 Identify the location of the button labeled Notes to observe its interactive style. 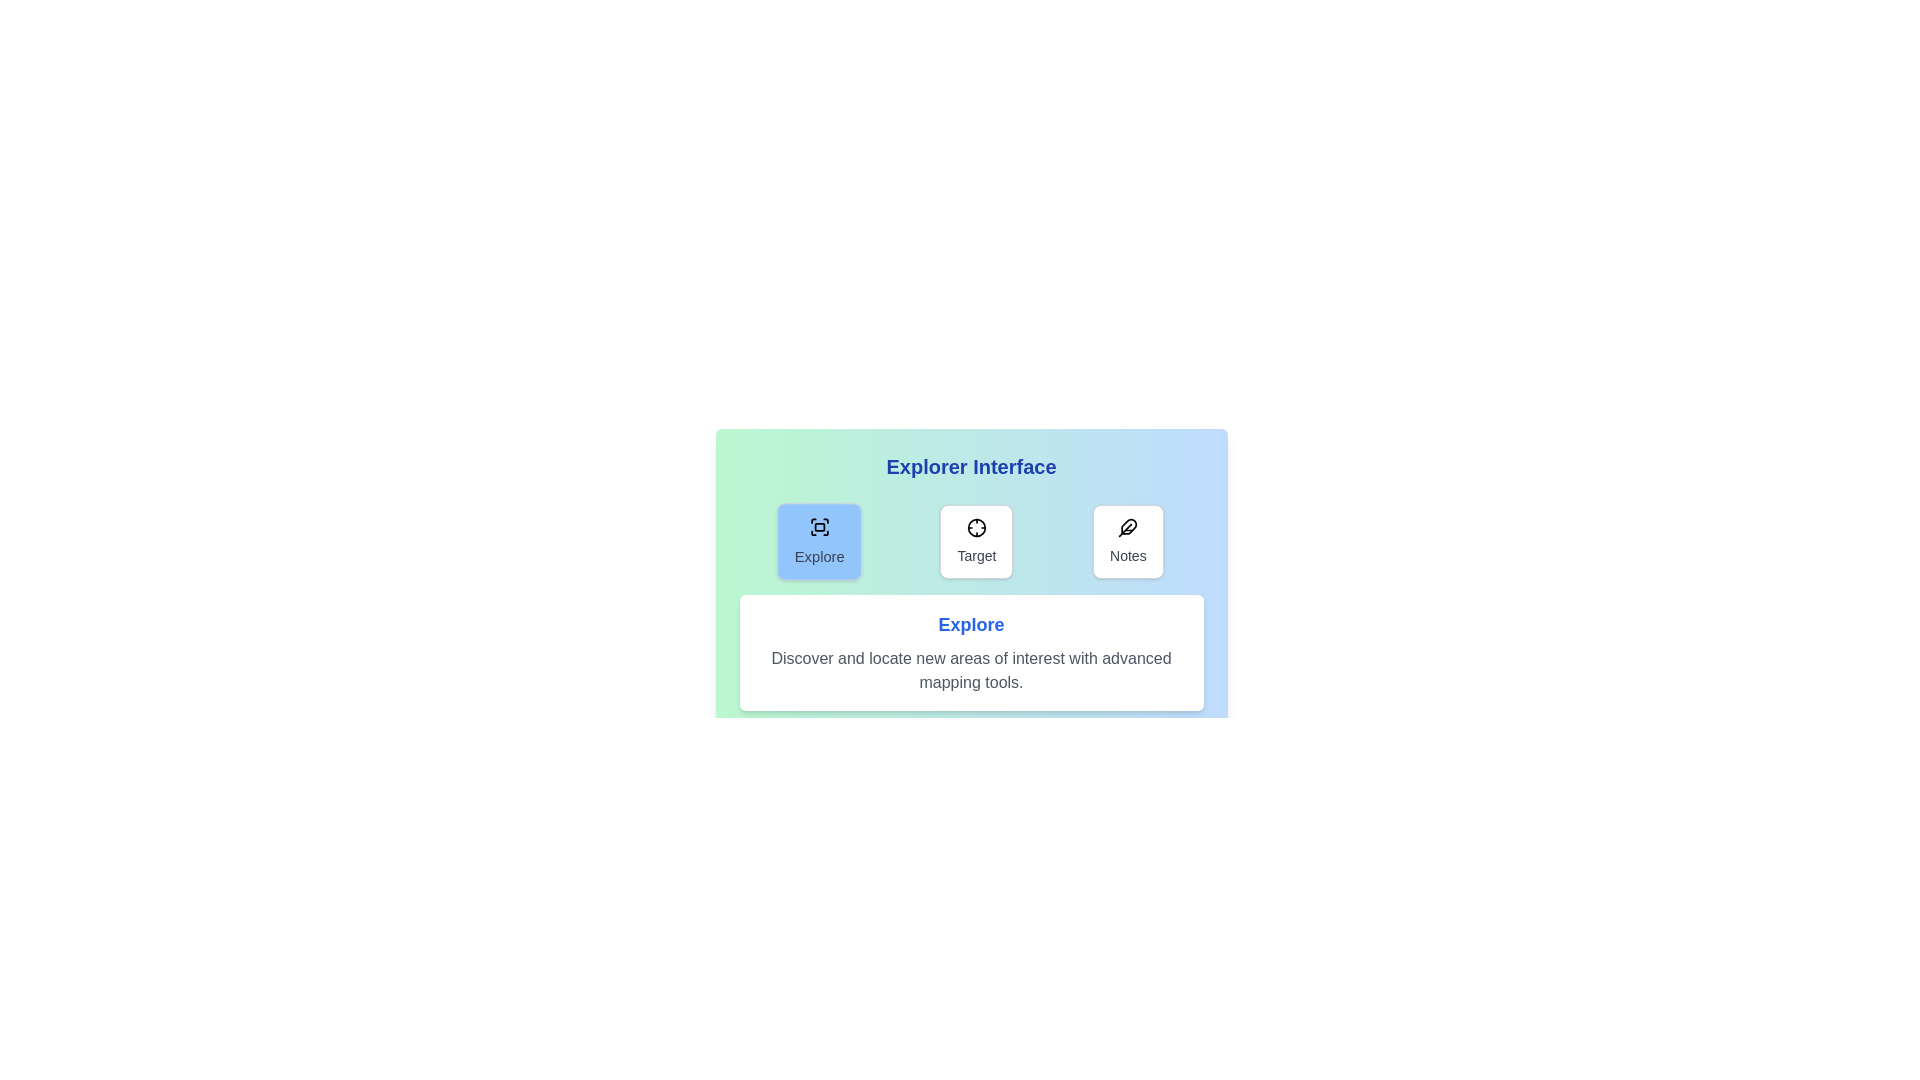
(1128, 542).